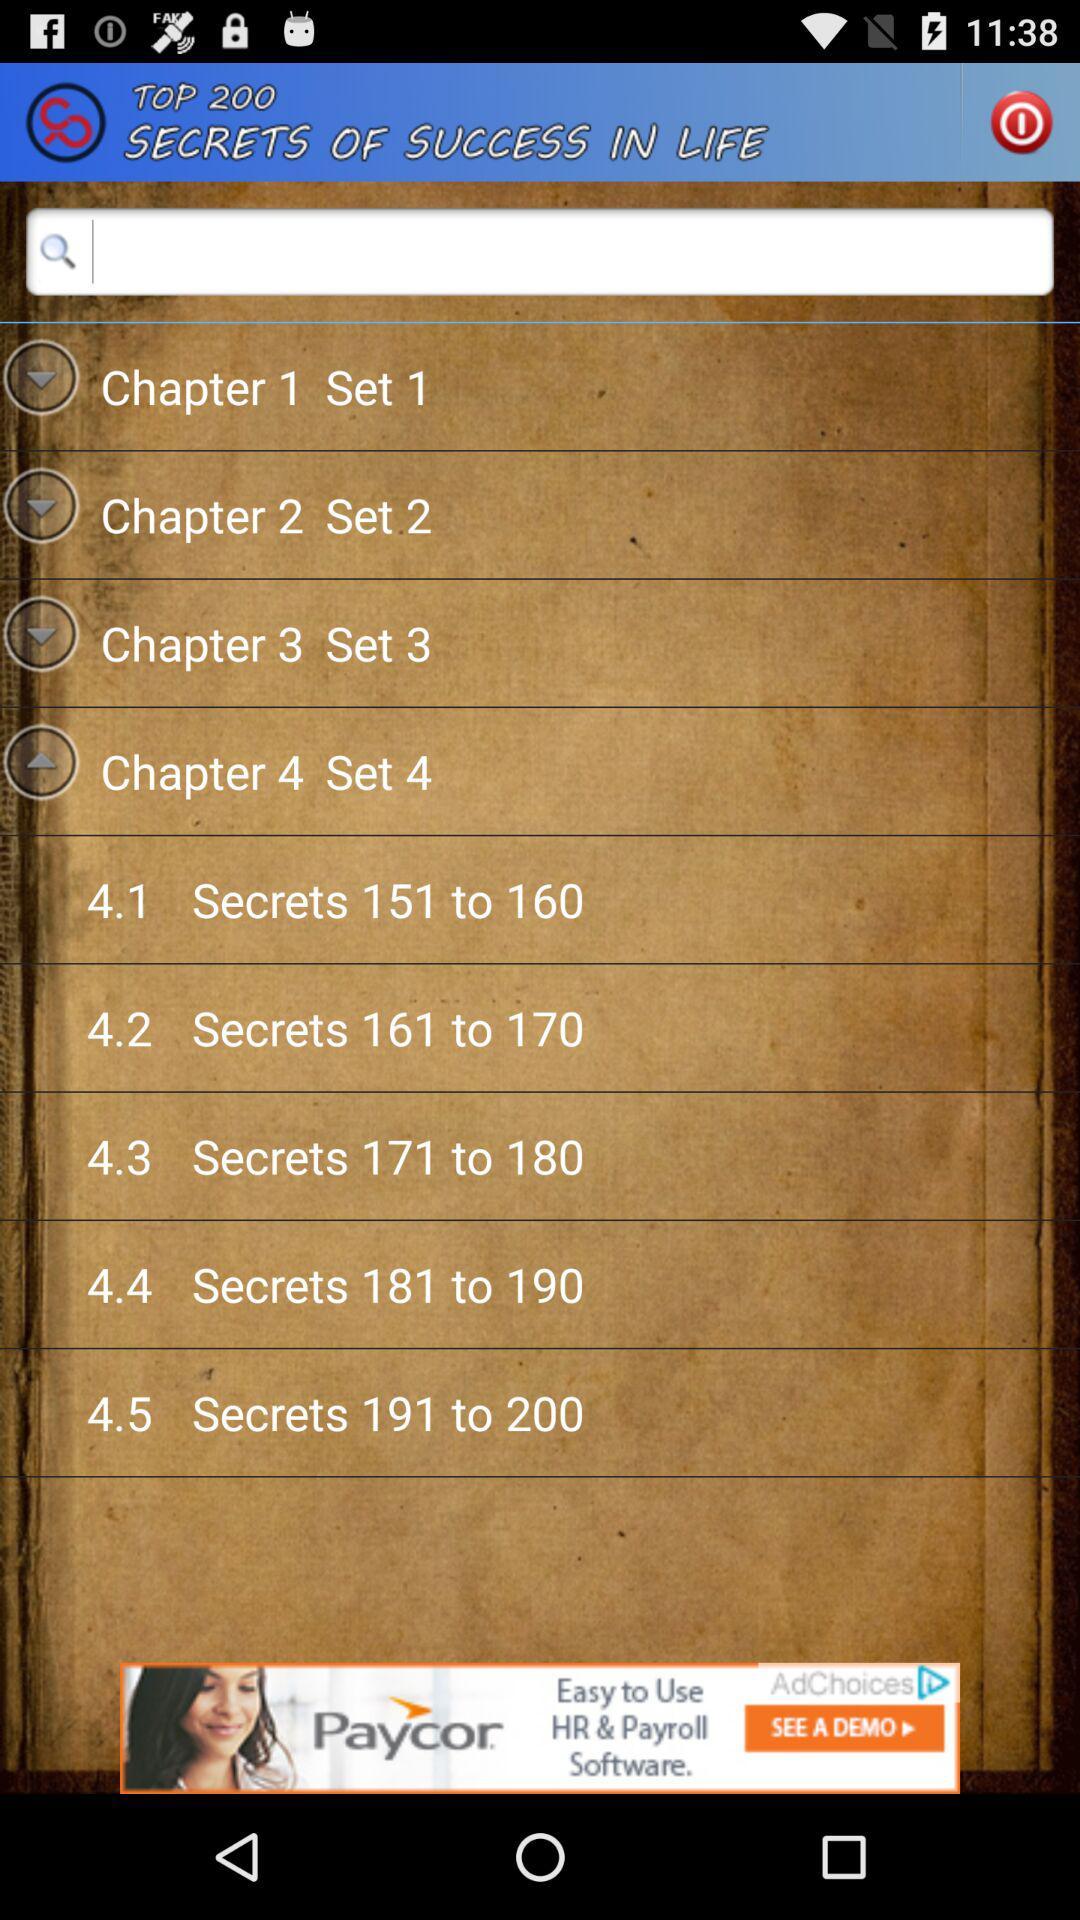  Describe the element at coordinates (540, 250) in the screenshot. I see `to search` at that location.